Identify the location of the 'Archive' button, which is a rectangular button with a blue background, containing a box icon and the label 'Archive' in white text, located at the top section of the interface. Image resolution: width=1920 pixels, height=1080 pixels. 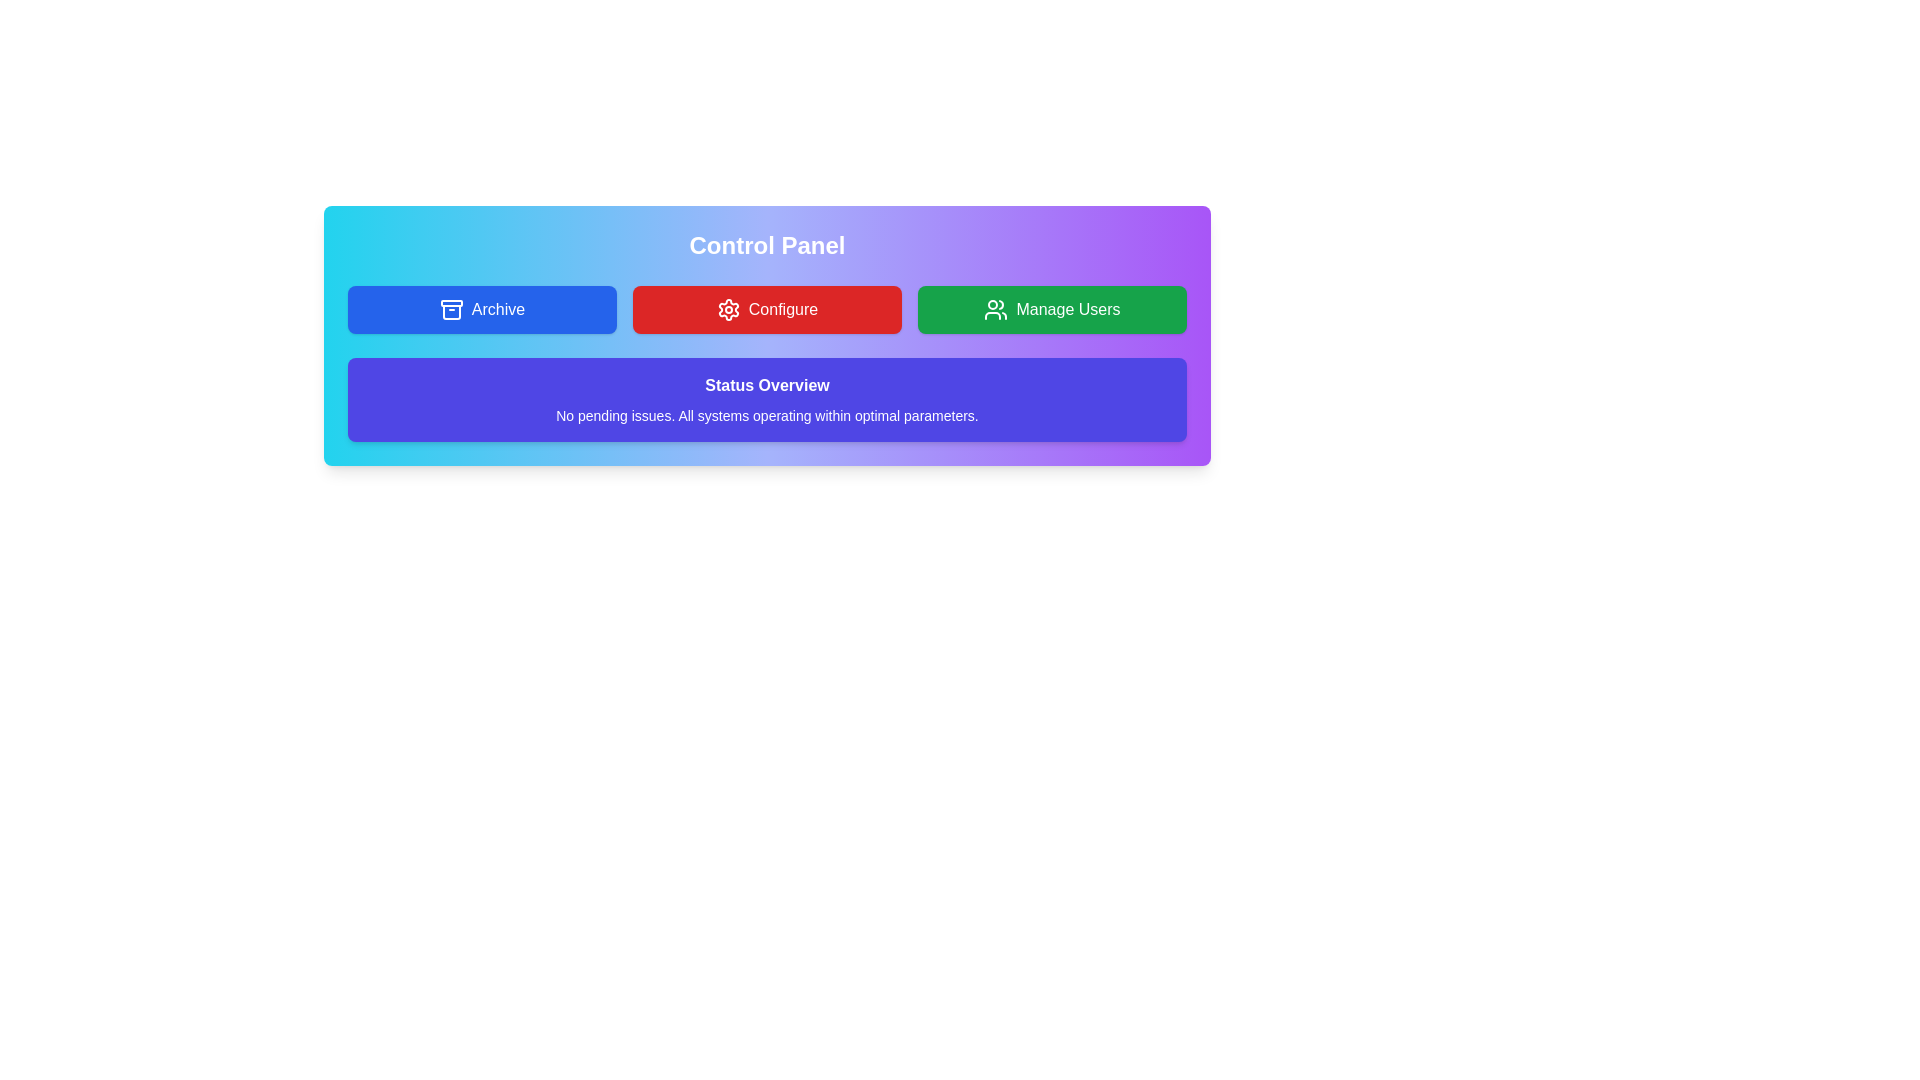
(482, 309).